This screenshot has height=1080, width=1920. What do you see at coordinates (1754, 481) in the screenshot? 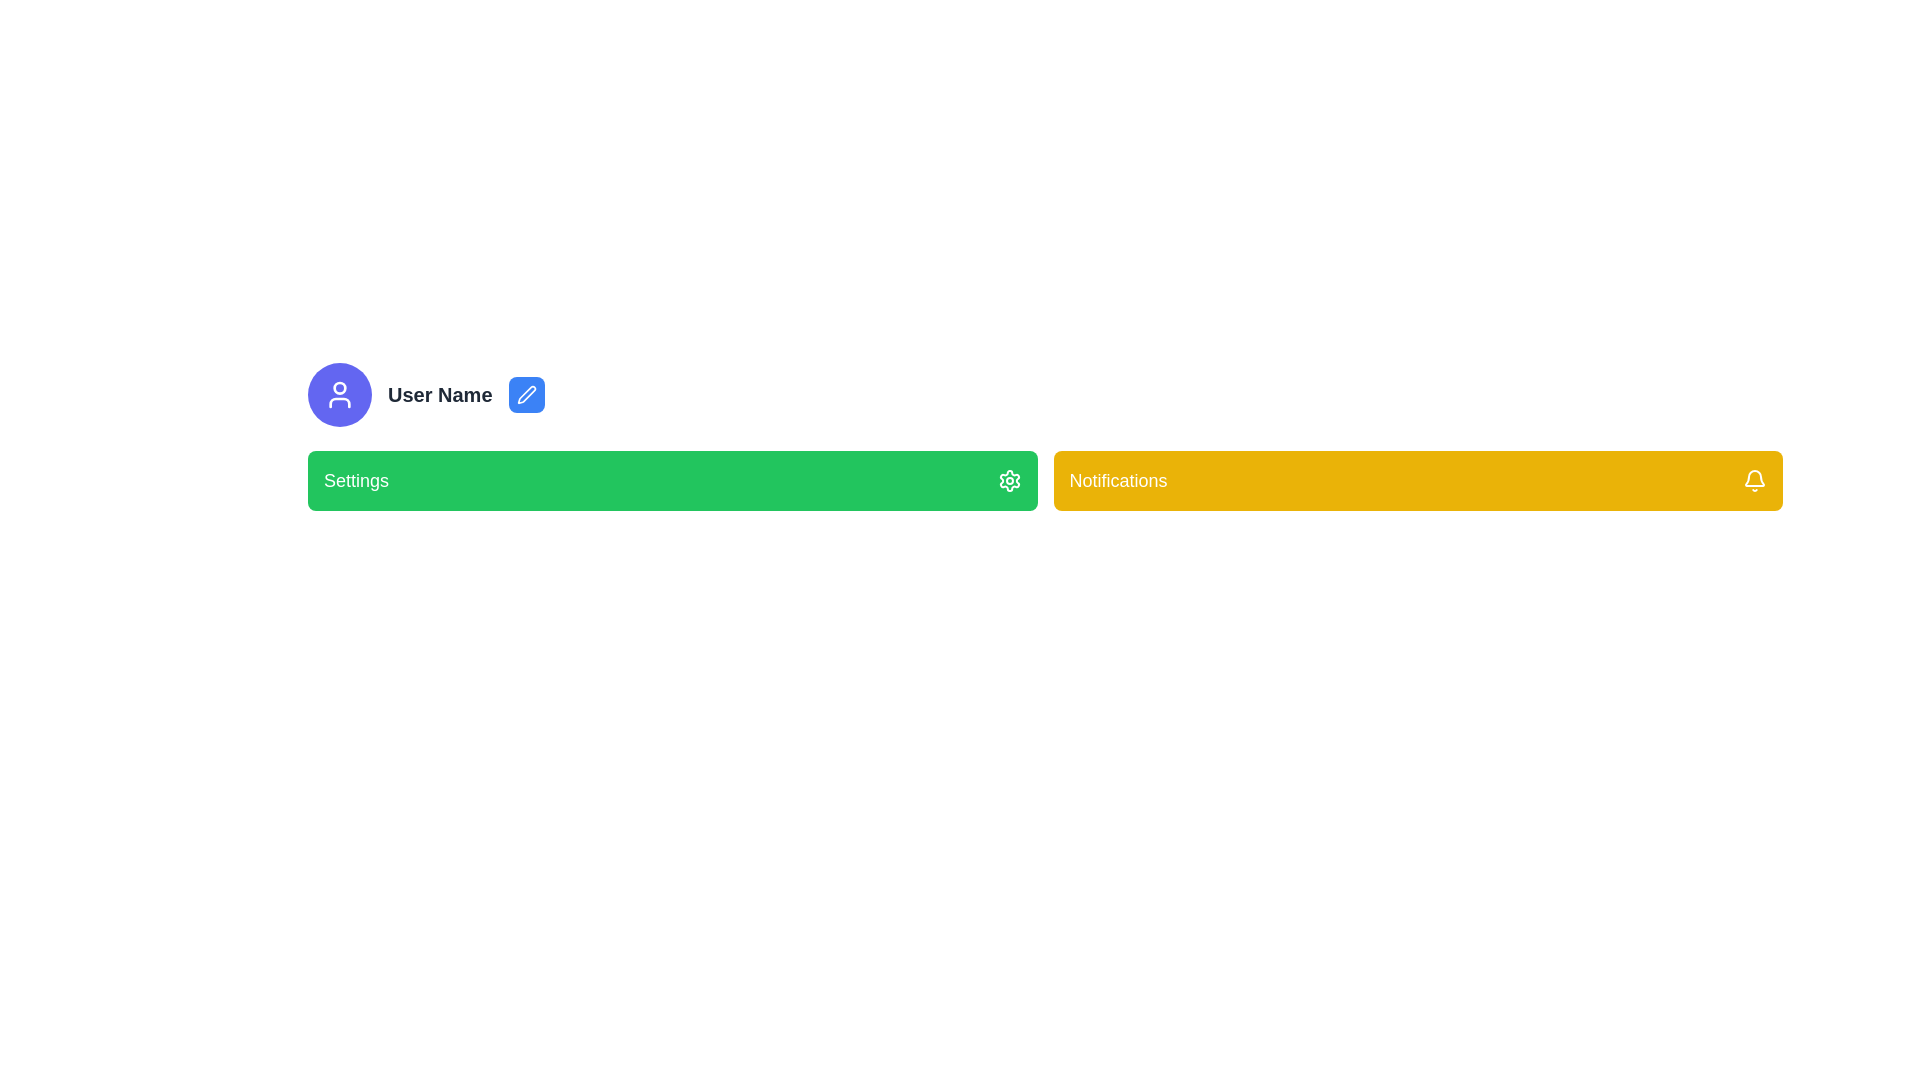
I see `the bell icon, which represents notifications and is located within the yellow notification button, adjacent to the text 'Notifications'` at bounding box center [1754, 481].